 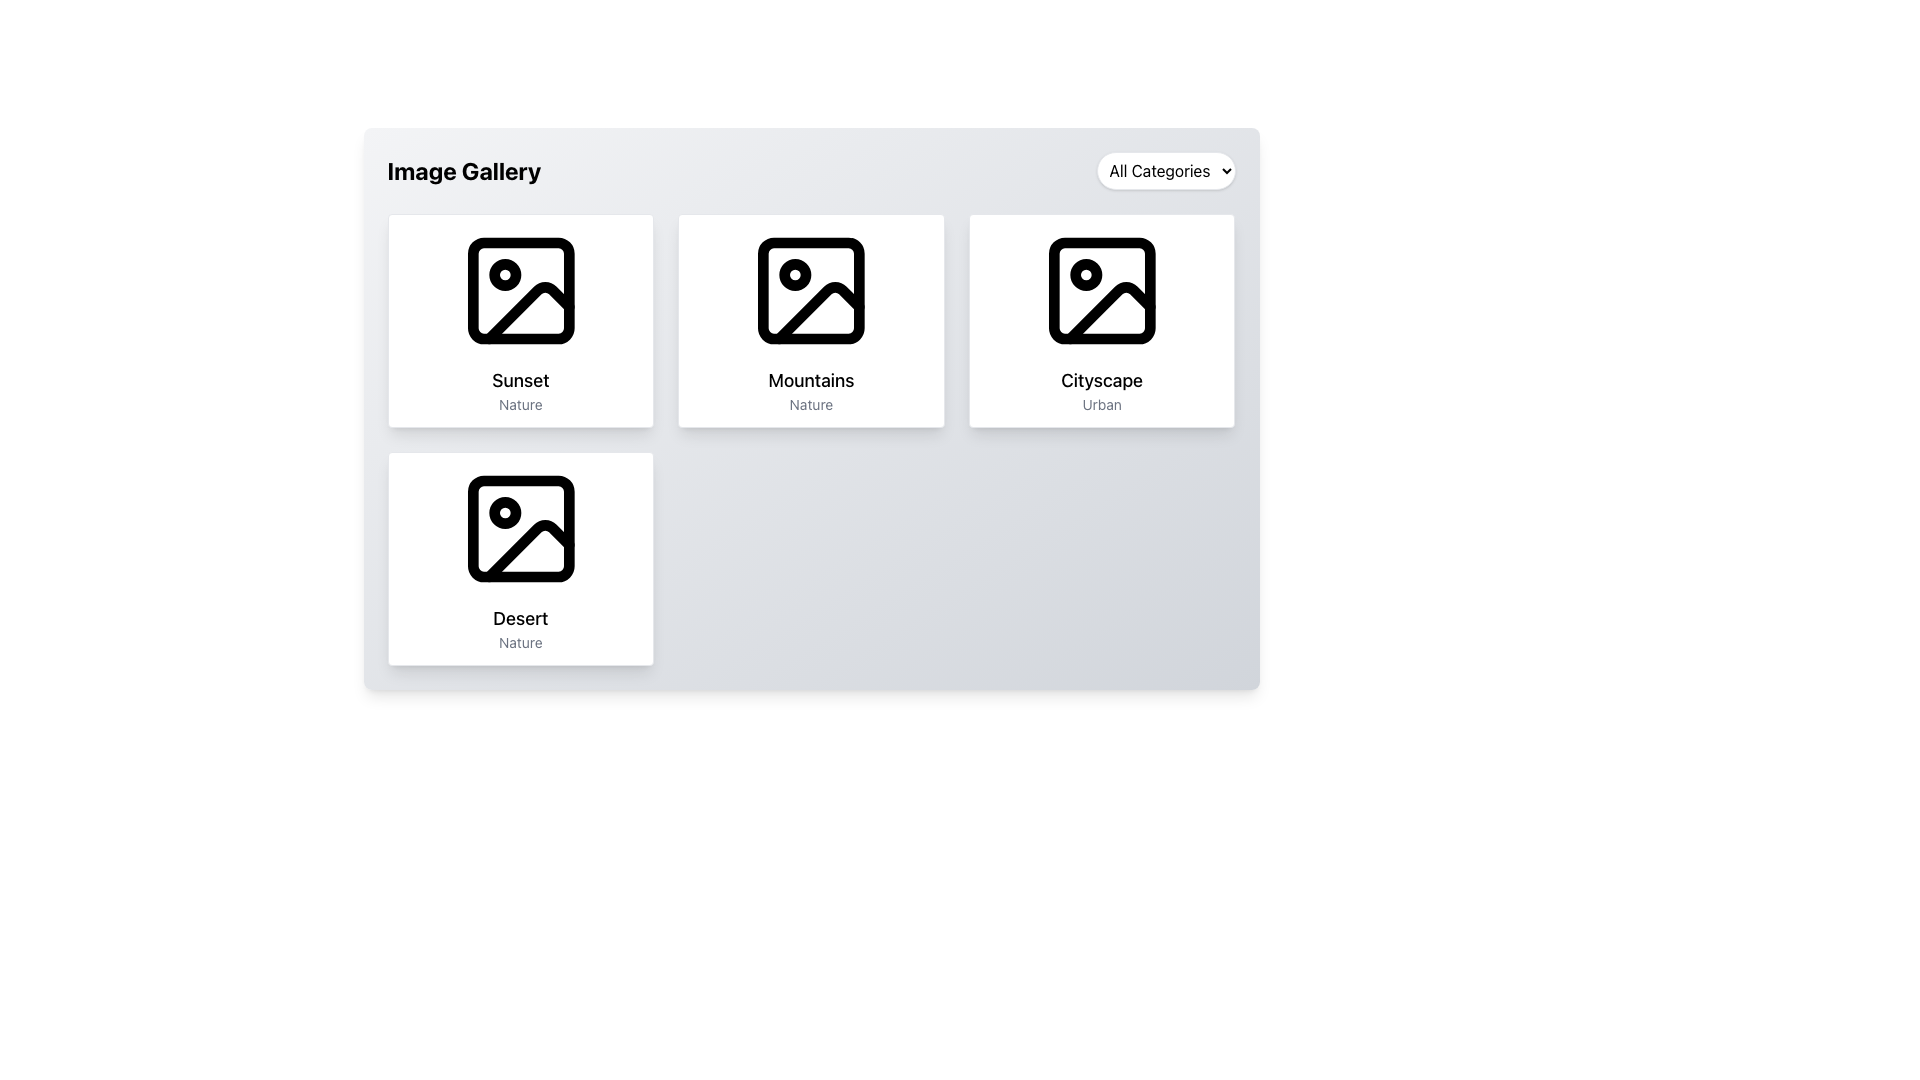 What do you see at coordinates (811, 290) in the screenshot?
I see `the SVG icon representing an image placeholder, which is located in the card labeled 'Mountains' and 'Nature'` at bounding box center [811, 290].